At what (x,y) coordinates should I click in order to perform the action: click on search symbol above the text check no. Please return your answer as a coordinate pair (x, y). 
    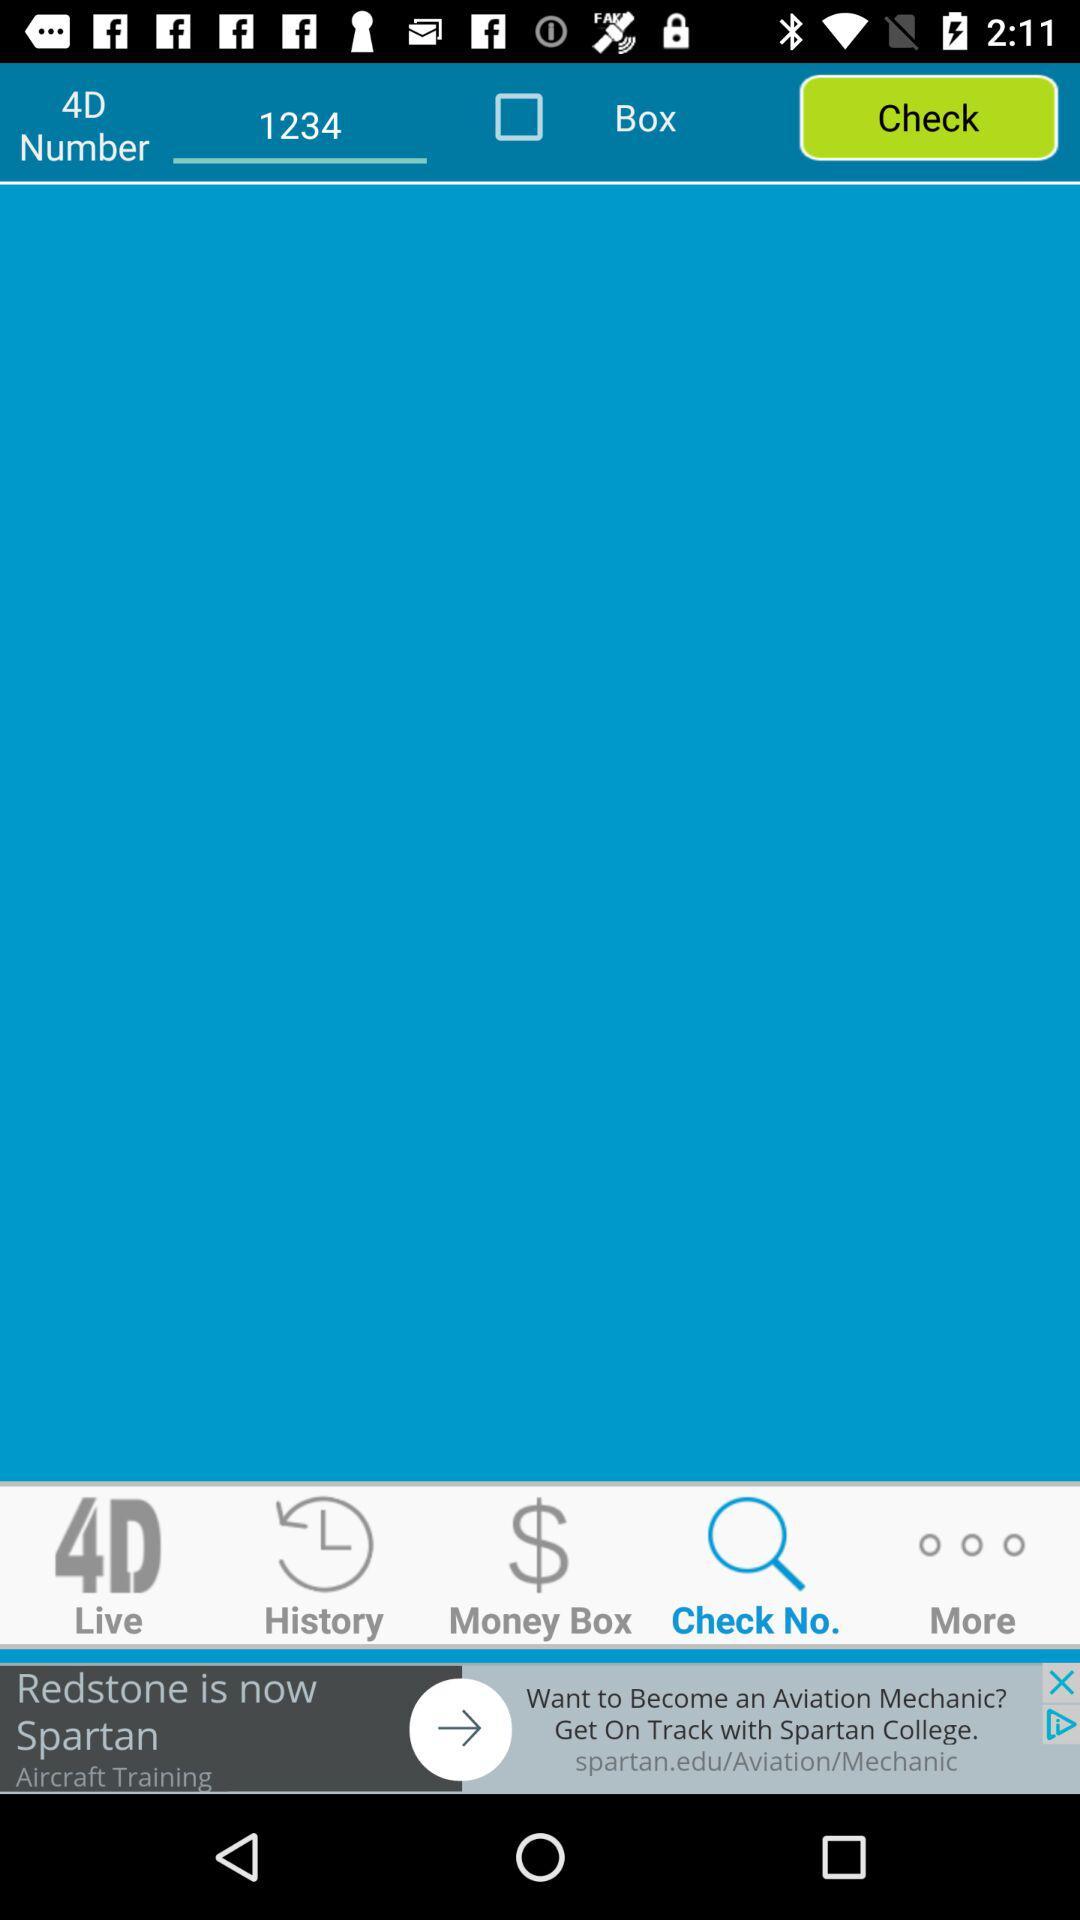
    Looking at the image, I should click on (756, 1544).